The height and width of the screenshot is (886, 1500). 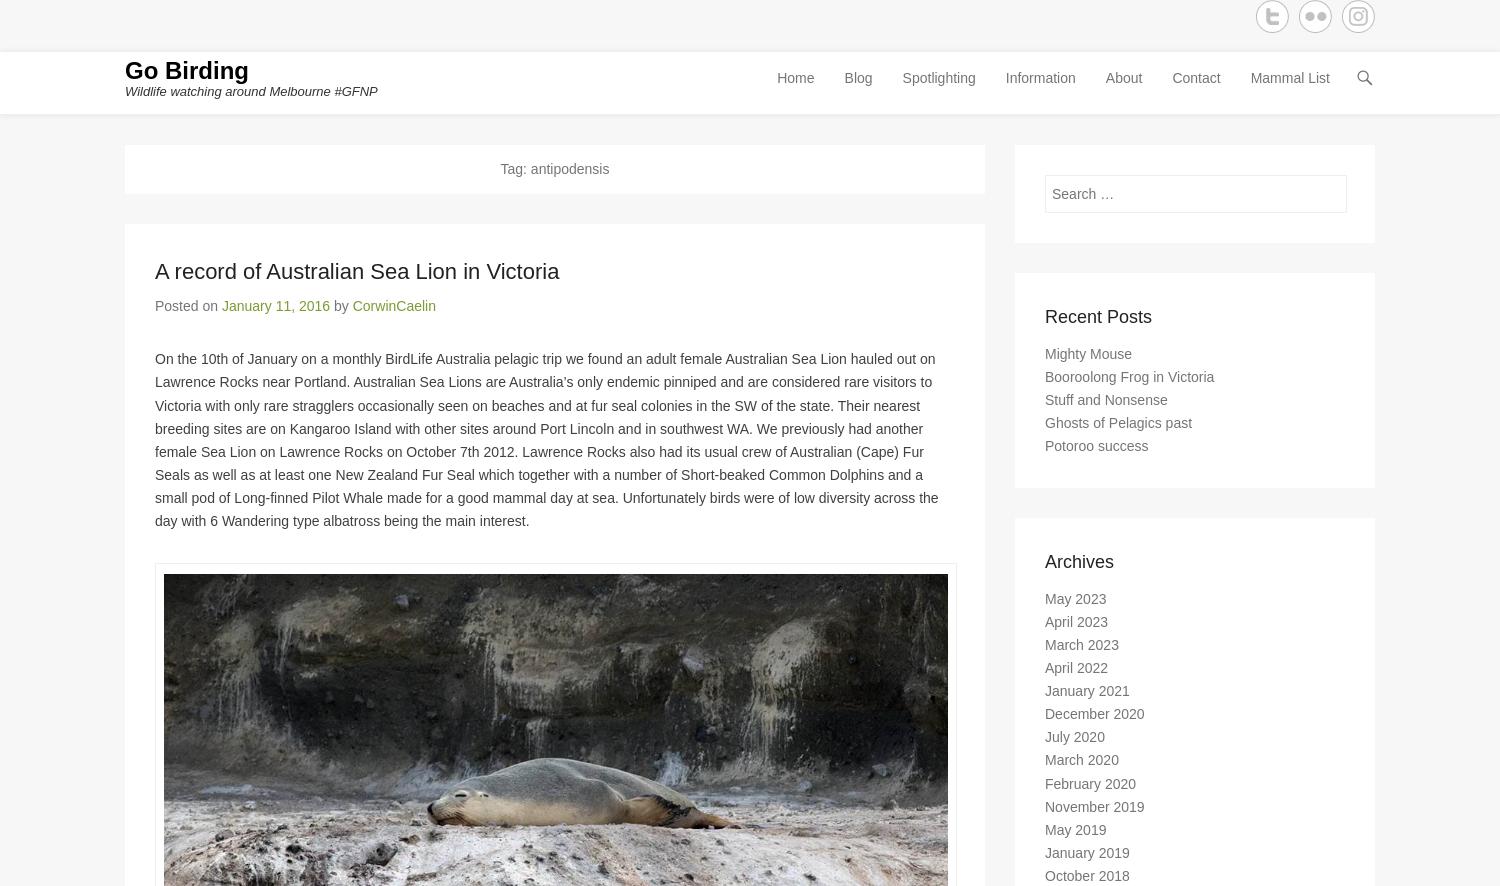 I want to click on 'by', so click(x=339, y=312).